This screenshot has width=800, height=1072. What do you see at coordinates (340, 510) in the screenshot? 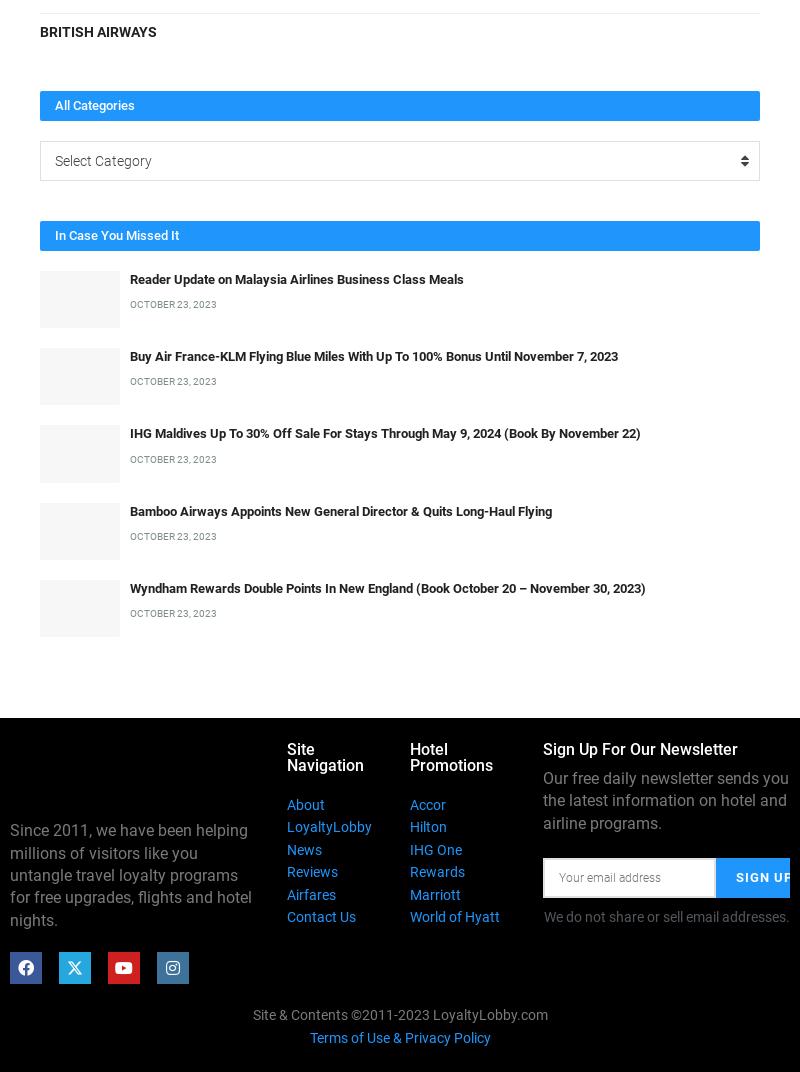
I see `'Bamboo Airways Appoints New General Director & Quits Long-Haul Flying'` at bounding box center [340, 510].